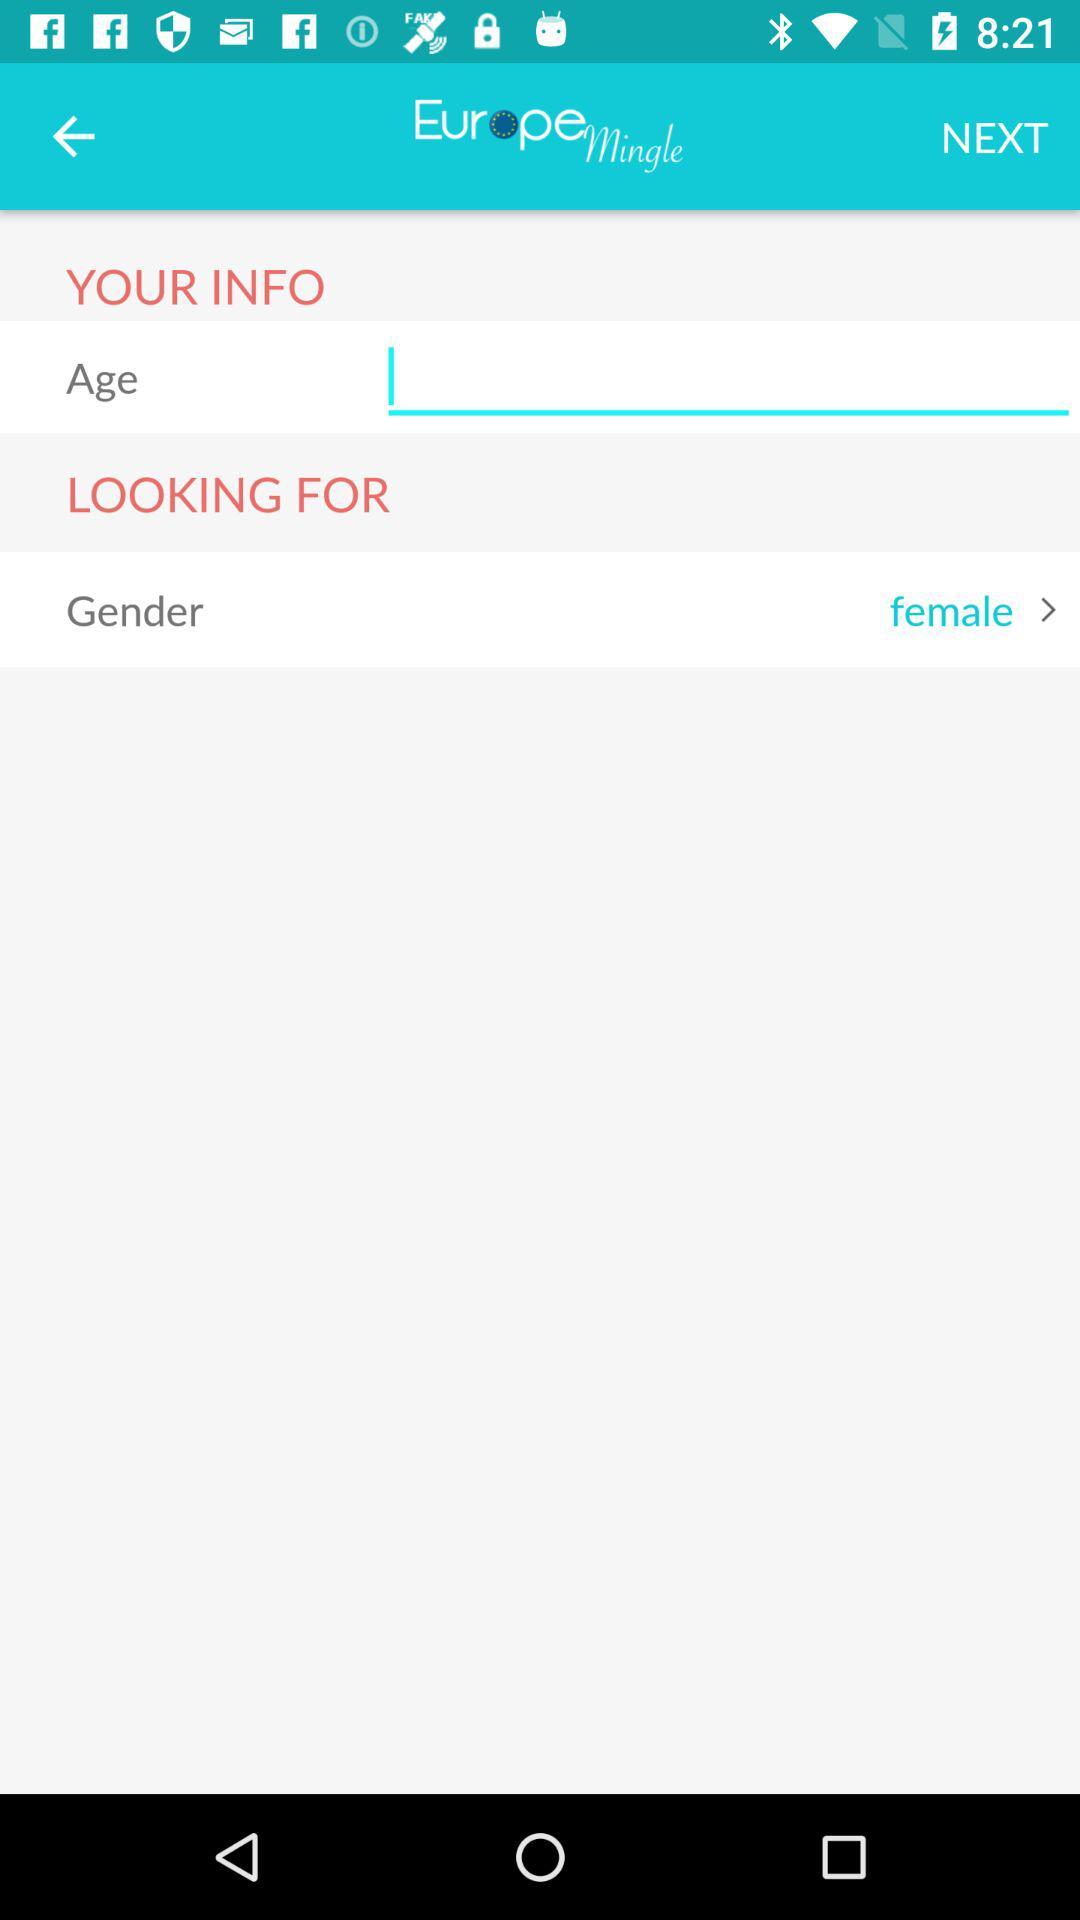 Image resolution: width=1080 pixels, height=1920 pixels. What do you see at coordinates (728, 377) in the screenshot?
I see `the icon above the looking for` at bounding box center [728, 377].